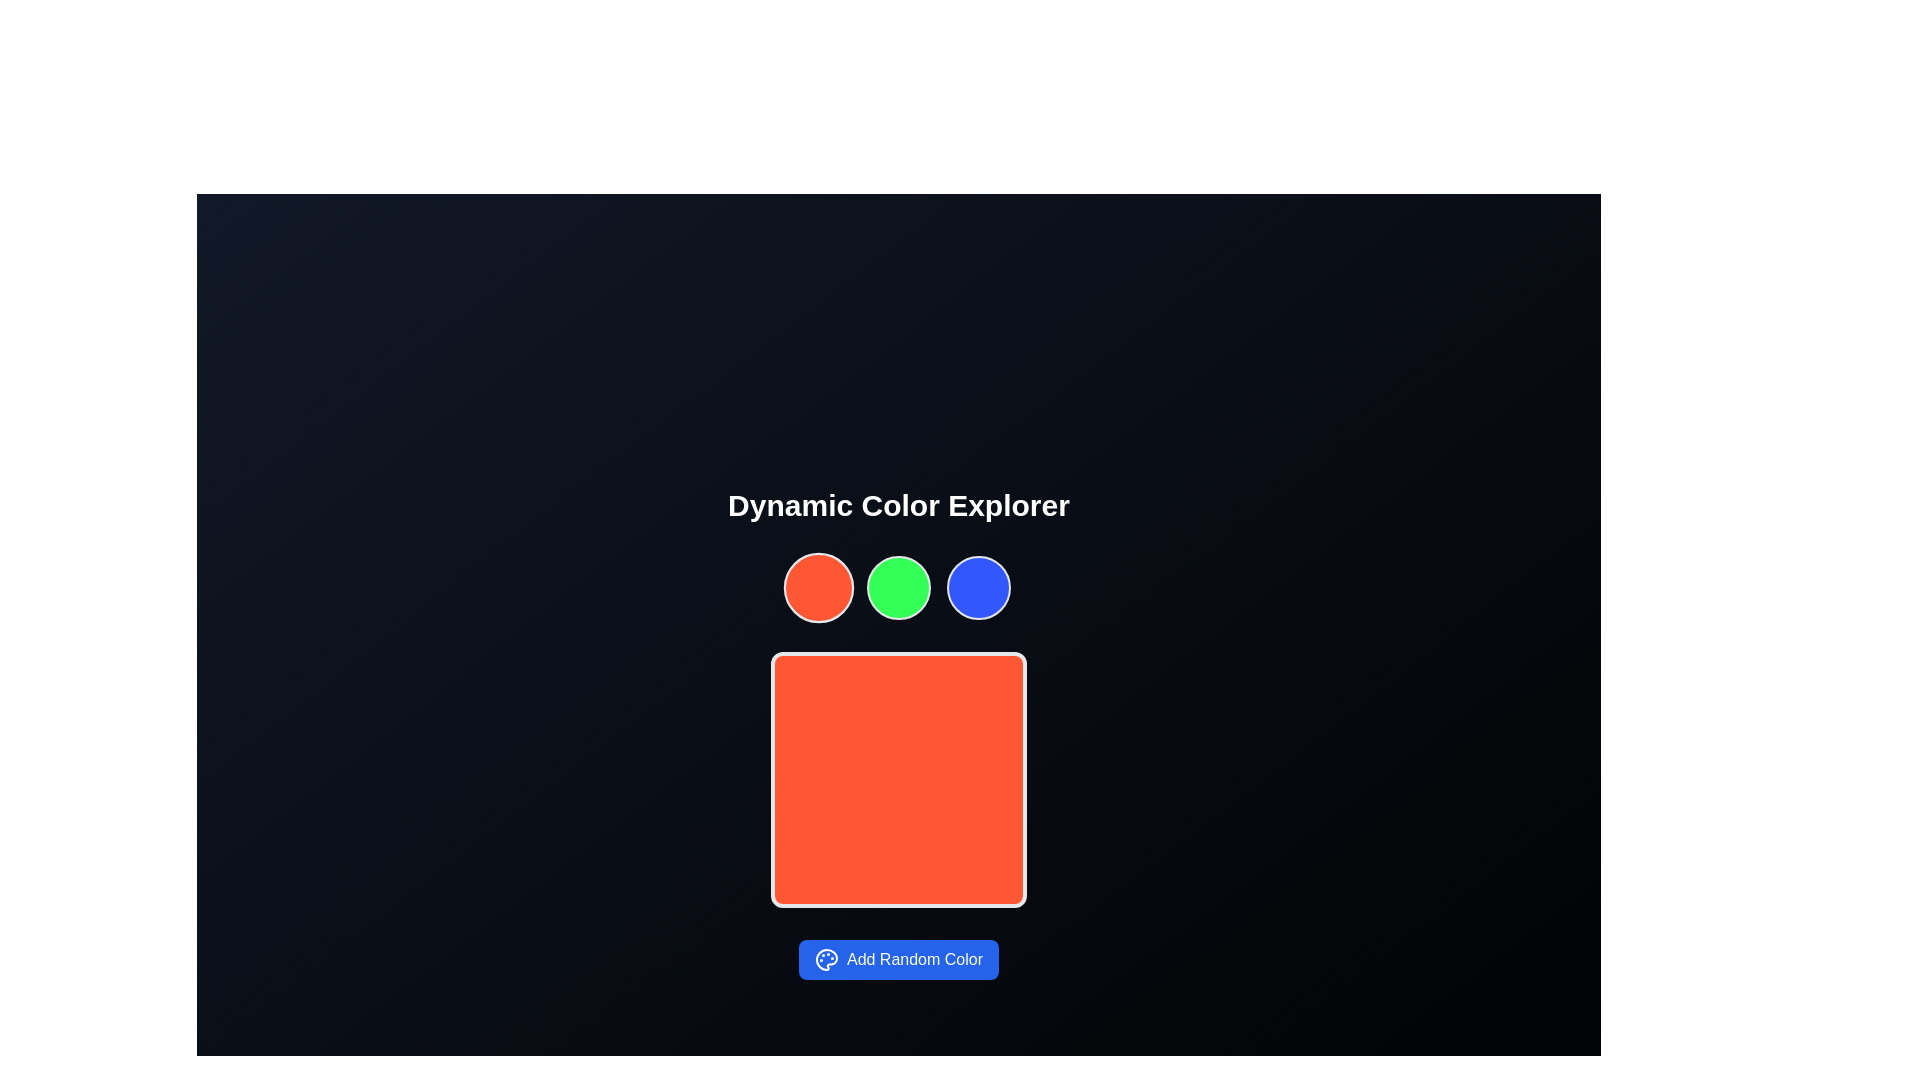  What do you see at coordinates (897, 504) in the screenshot?
I see `the text label at the top of the interface that serves as a title or heading for the application, located centrally above the circular color elements` at bounding box center [897, 504].